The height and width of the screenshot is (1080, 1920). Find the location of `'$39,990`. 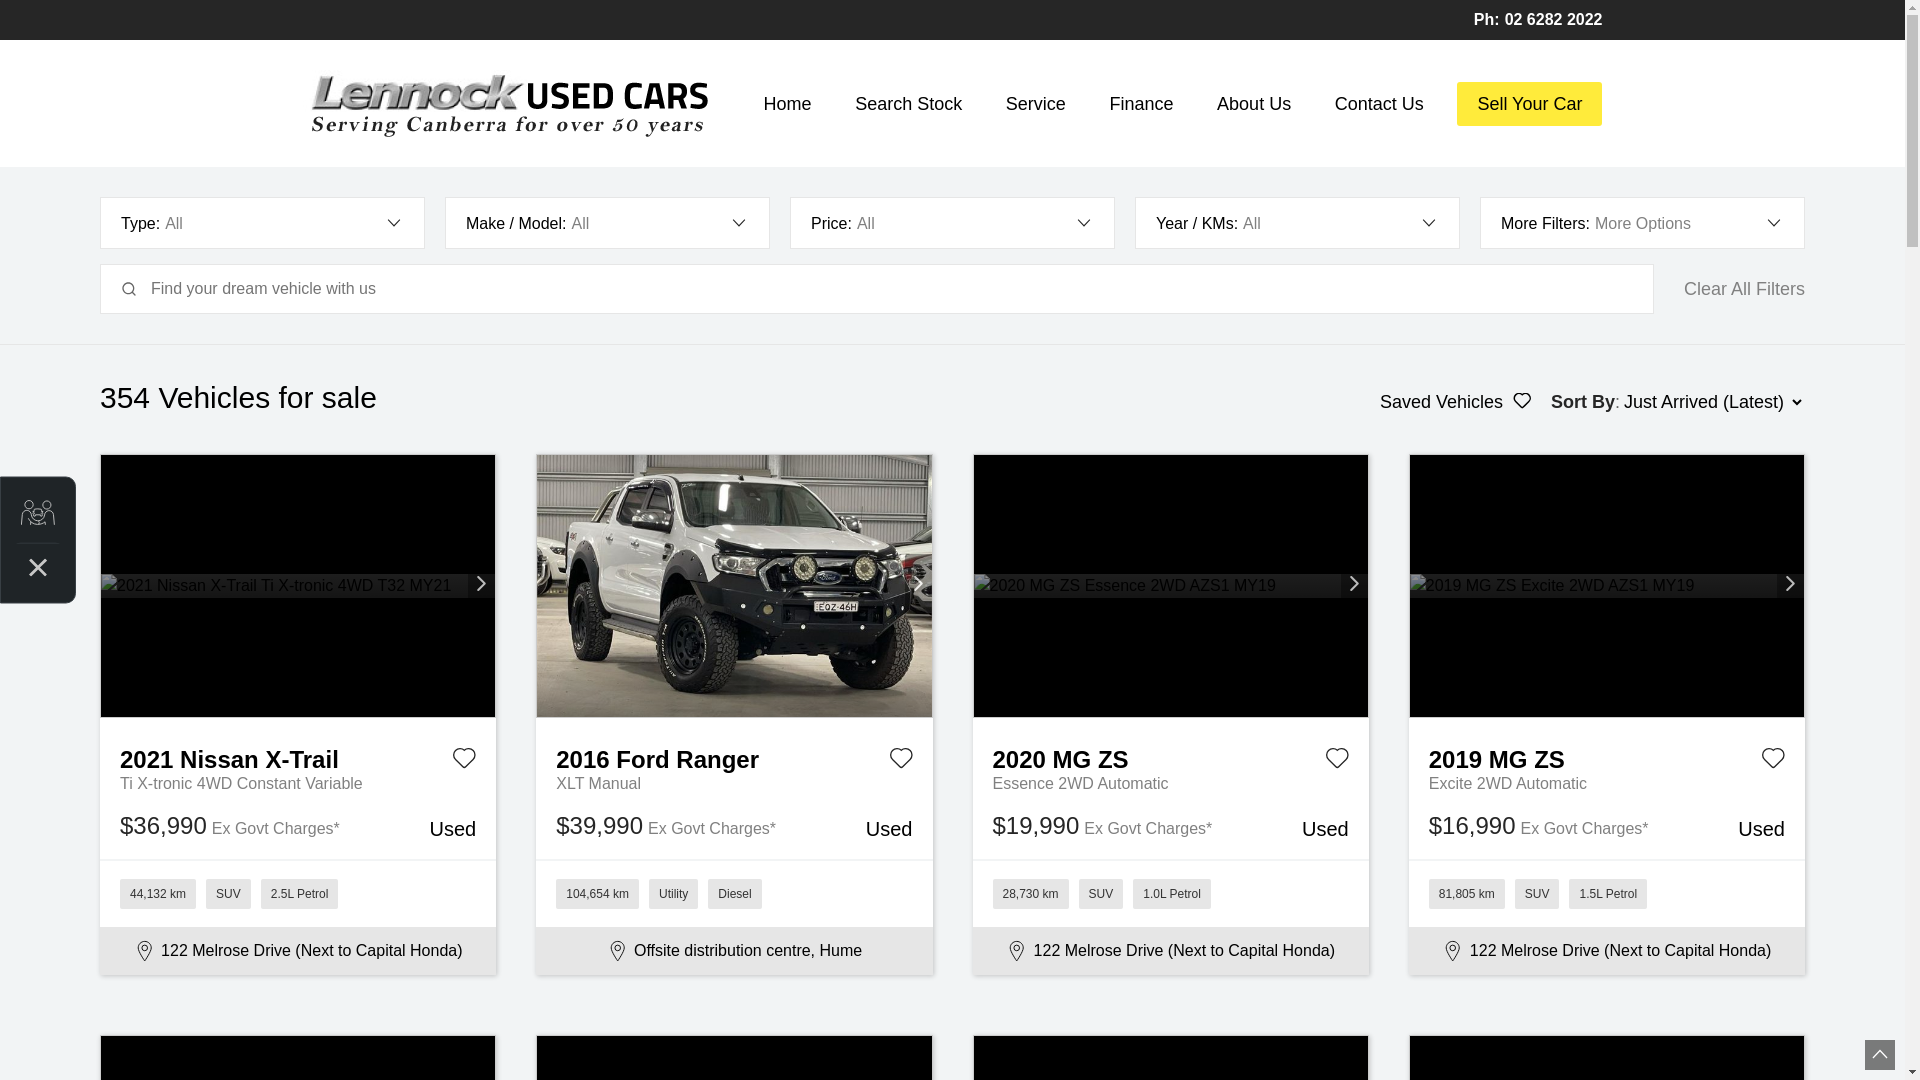

'$39,990 is located at coordinates (733, 827).